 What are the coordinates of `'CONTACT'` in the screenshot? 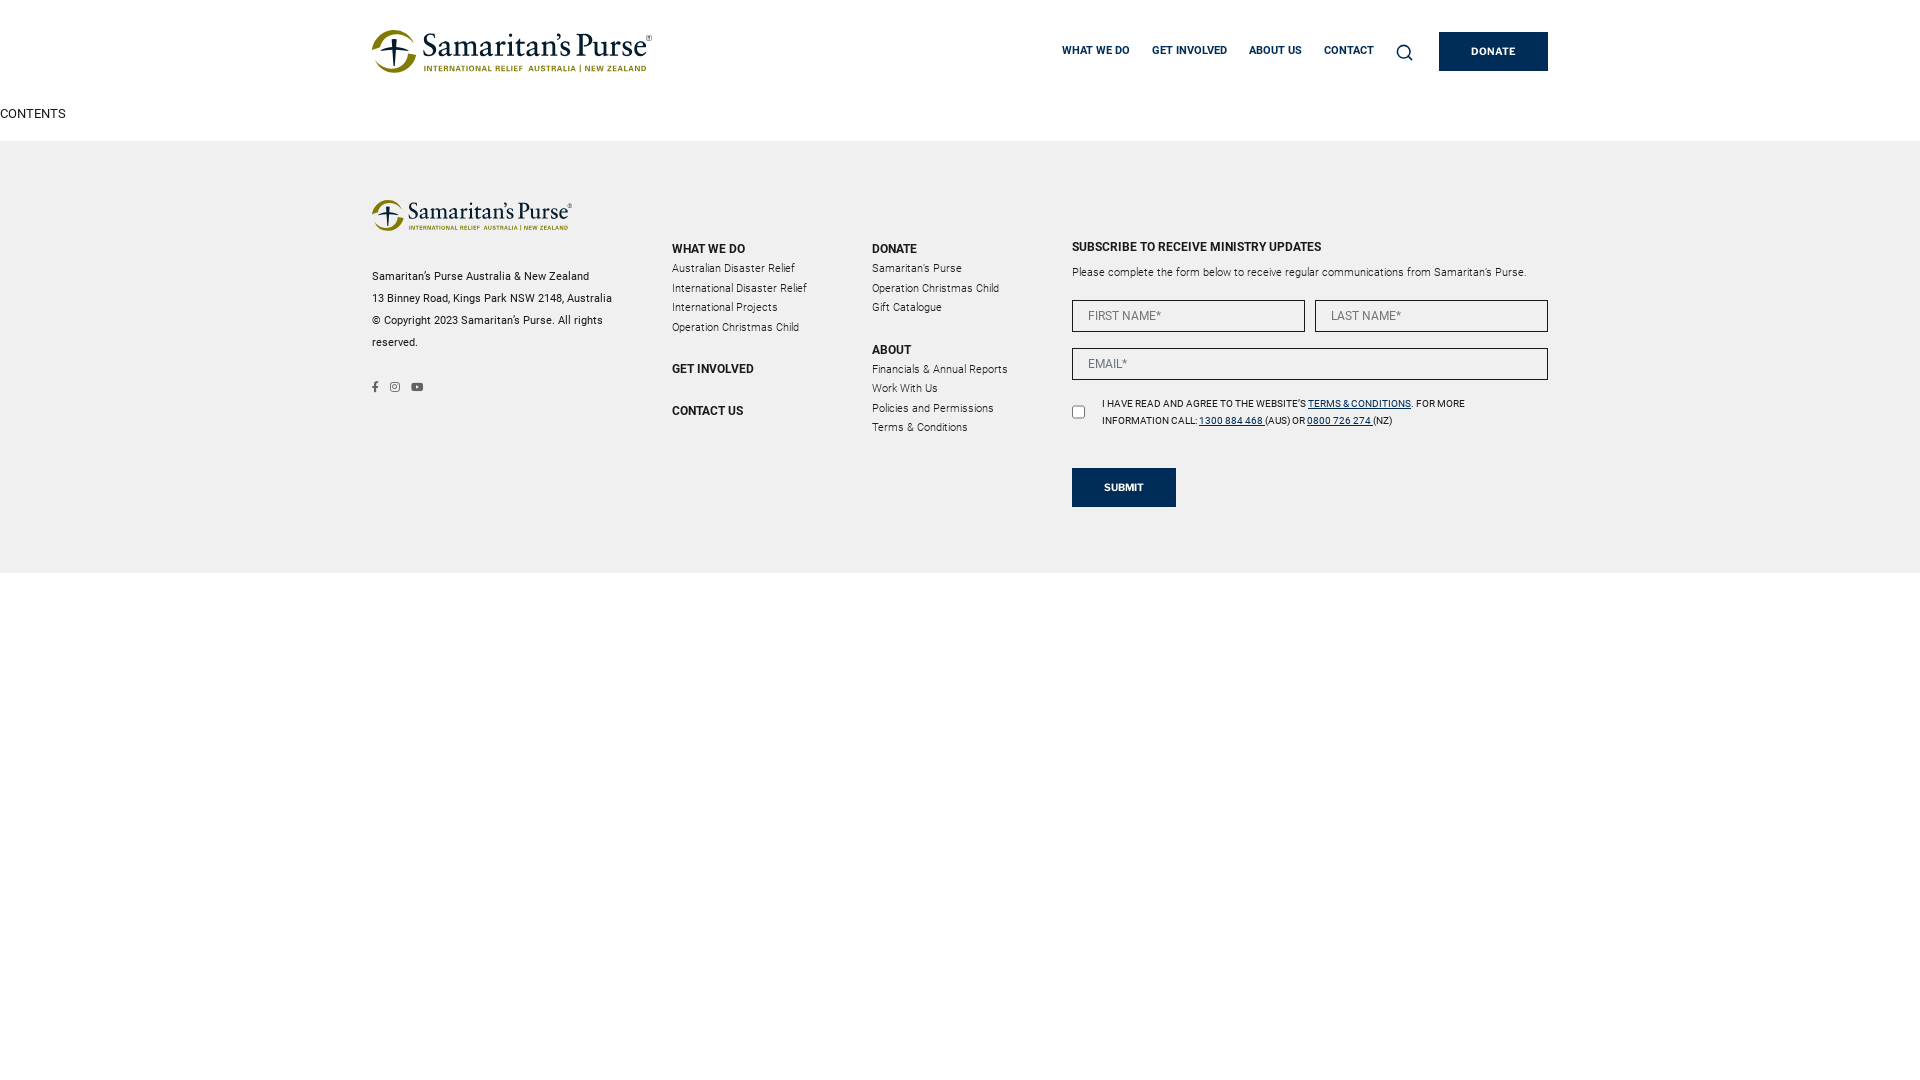 It's located at (1324, 50).